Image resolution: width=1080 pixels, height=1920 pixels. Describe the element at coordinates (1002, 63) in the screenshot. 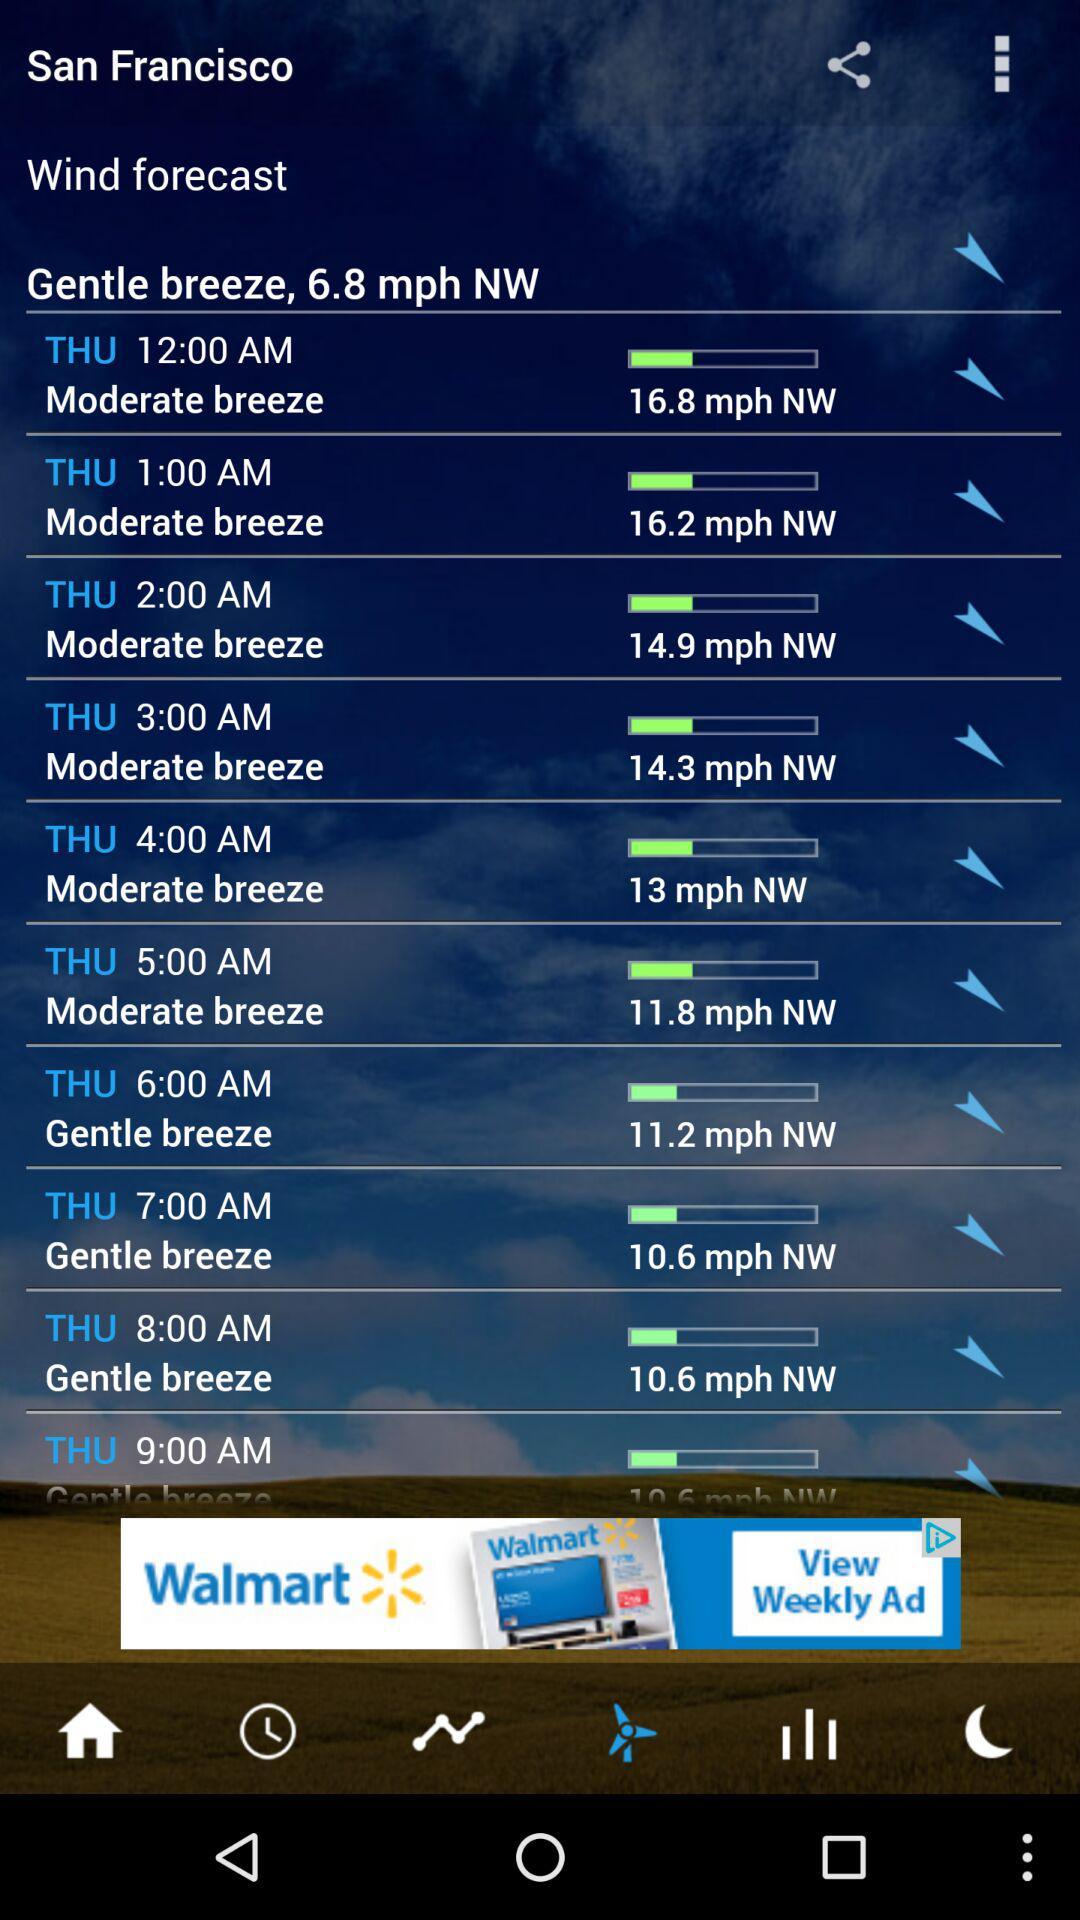

I see `share the articles` at that location.